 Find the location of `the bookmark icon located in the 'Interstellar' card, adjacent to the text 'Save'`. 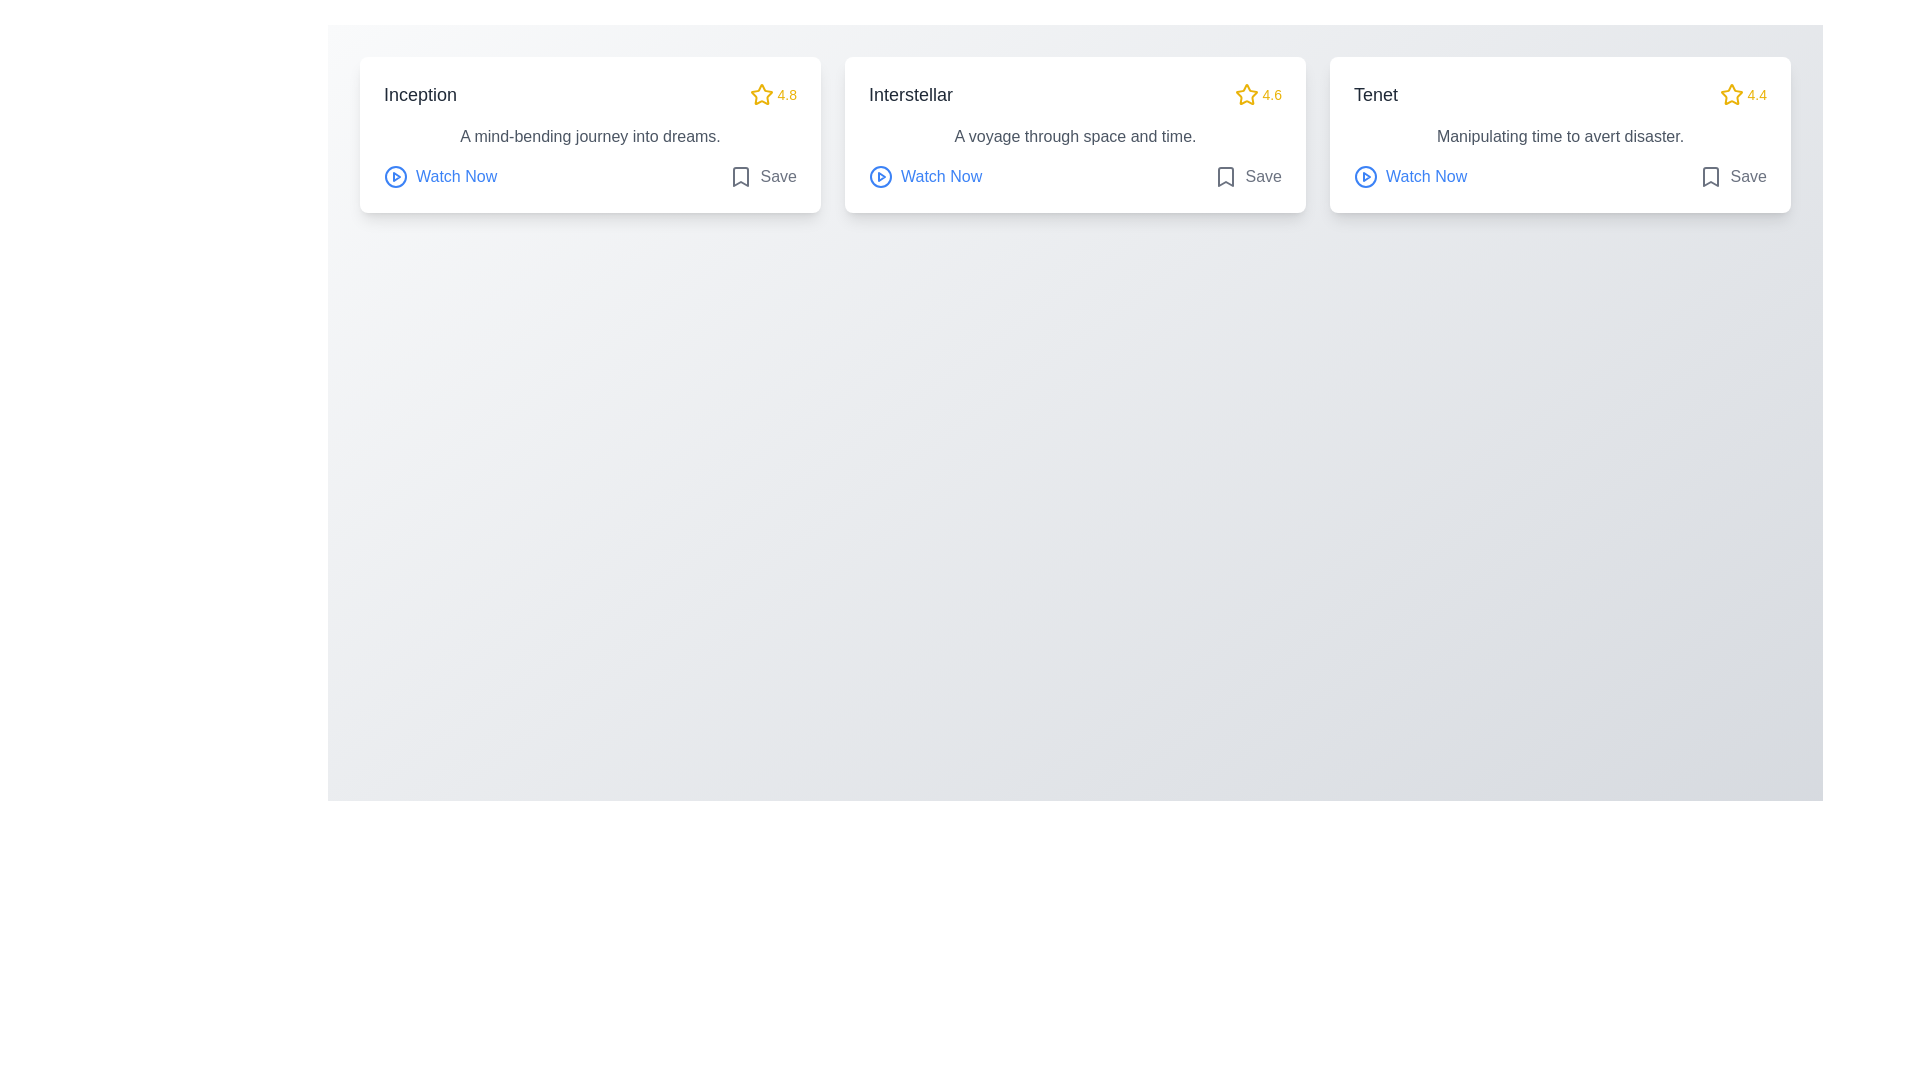

the bookmark icon located in the 'Interstellar' card, adjacent to the text 'Save' is located at coordinates (1224, 176).